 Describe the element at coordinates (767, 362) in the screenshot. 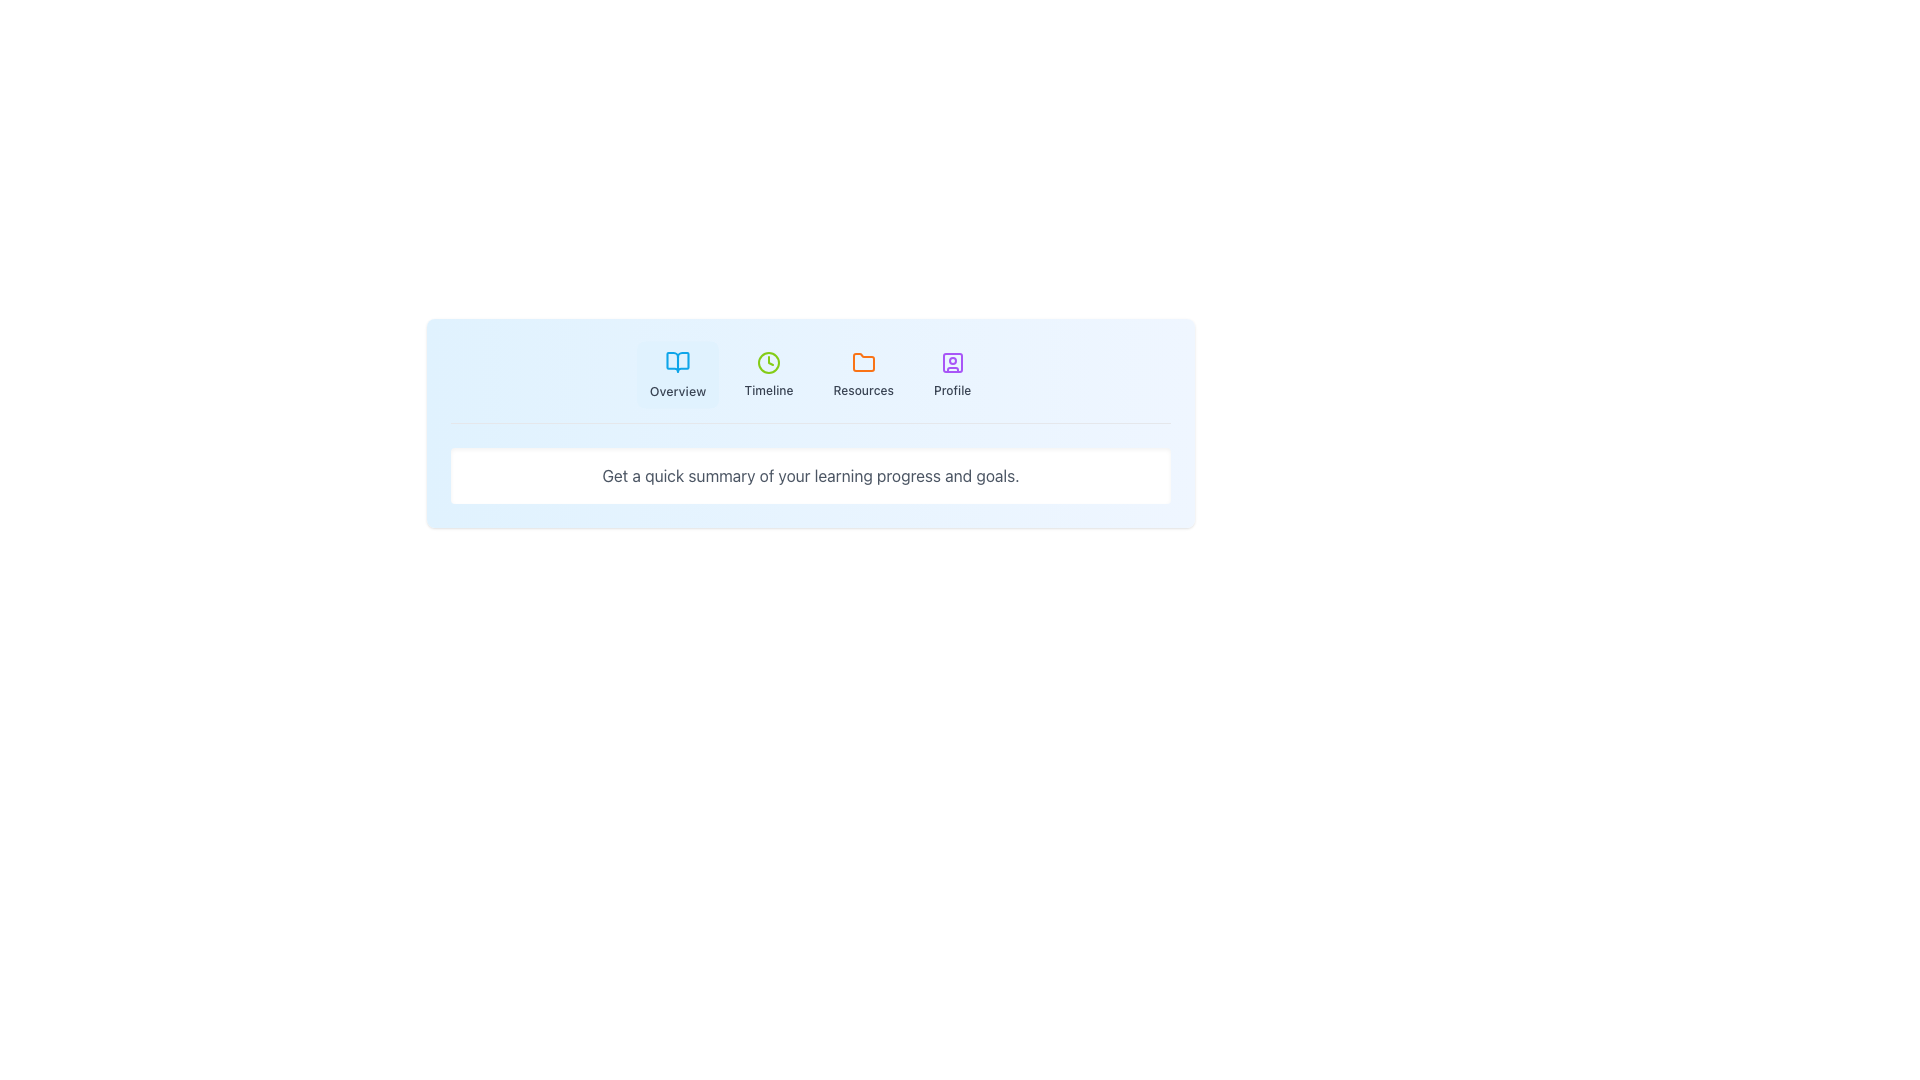

I see `lime-green circular SVG element that forms part of the clock icon in the Timeline section` at that location.